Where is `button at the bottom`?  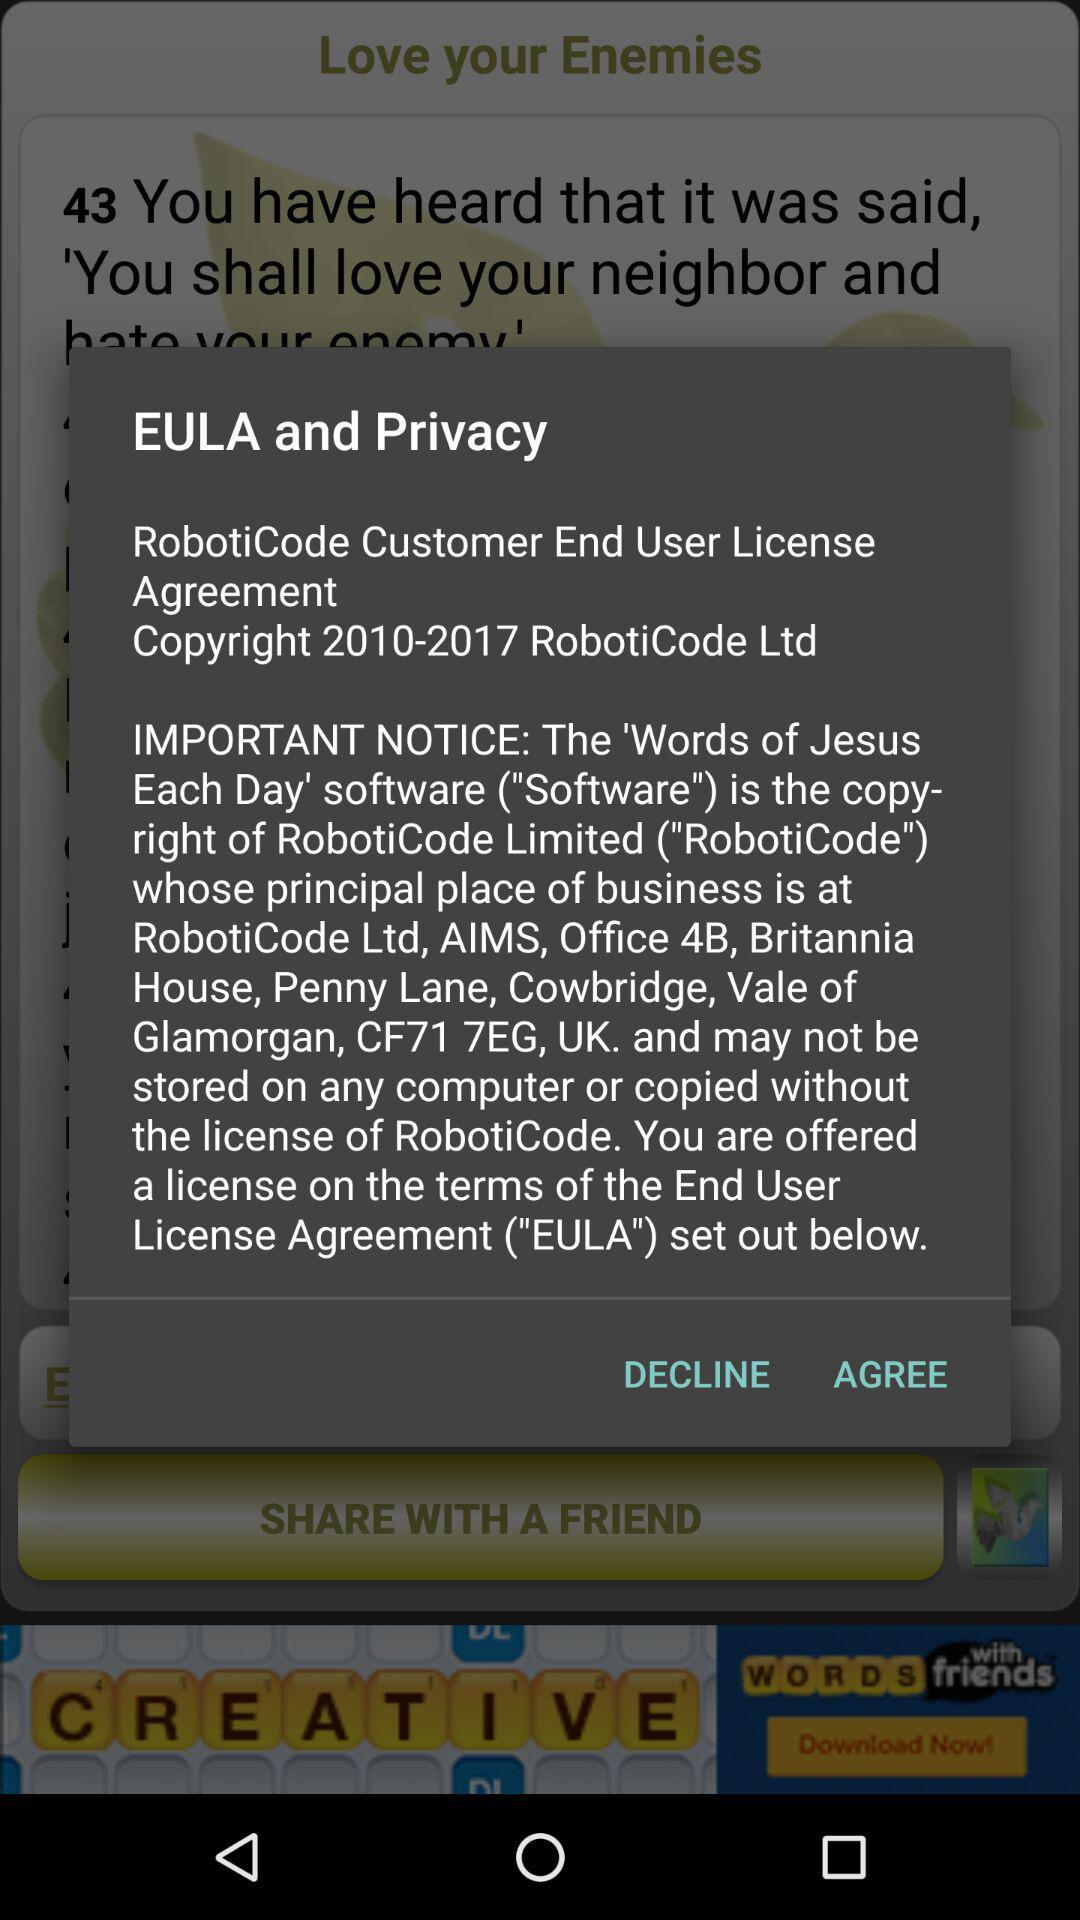 button at the bottom is located at coordinates (695, 1372).